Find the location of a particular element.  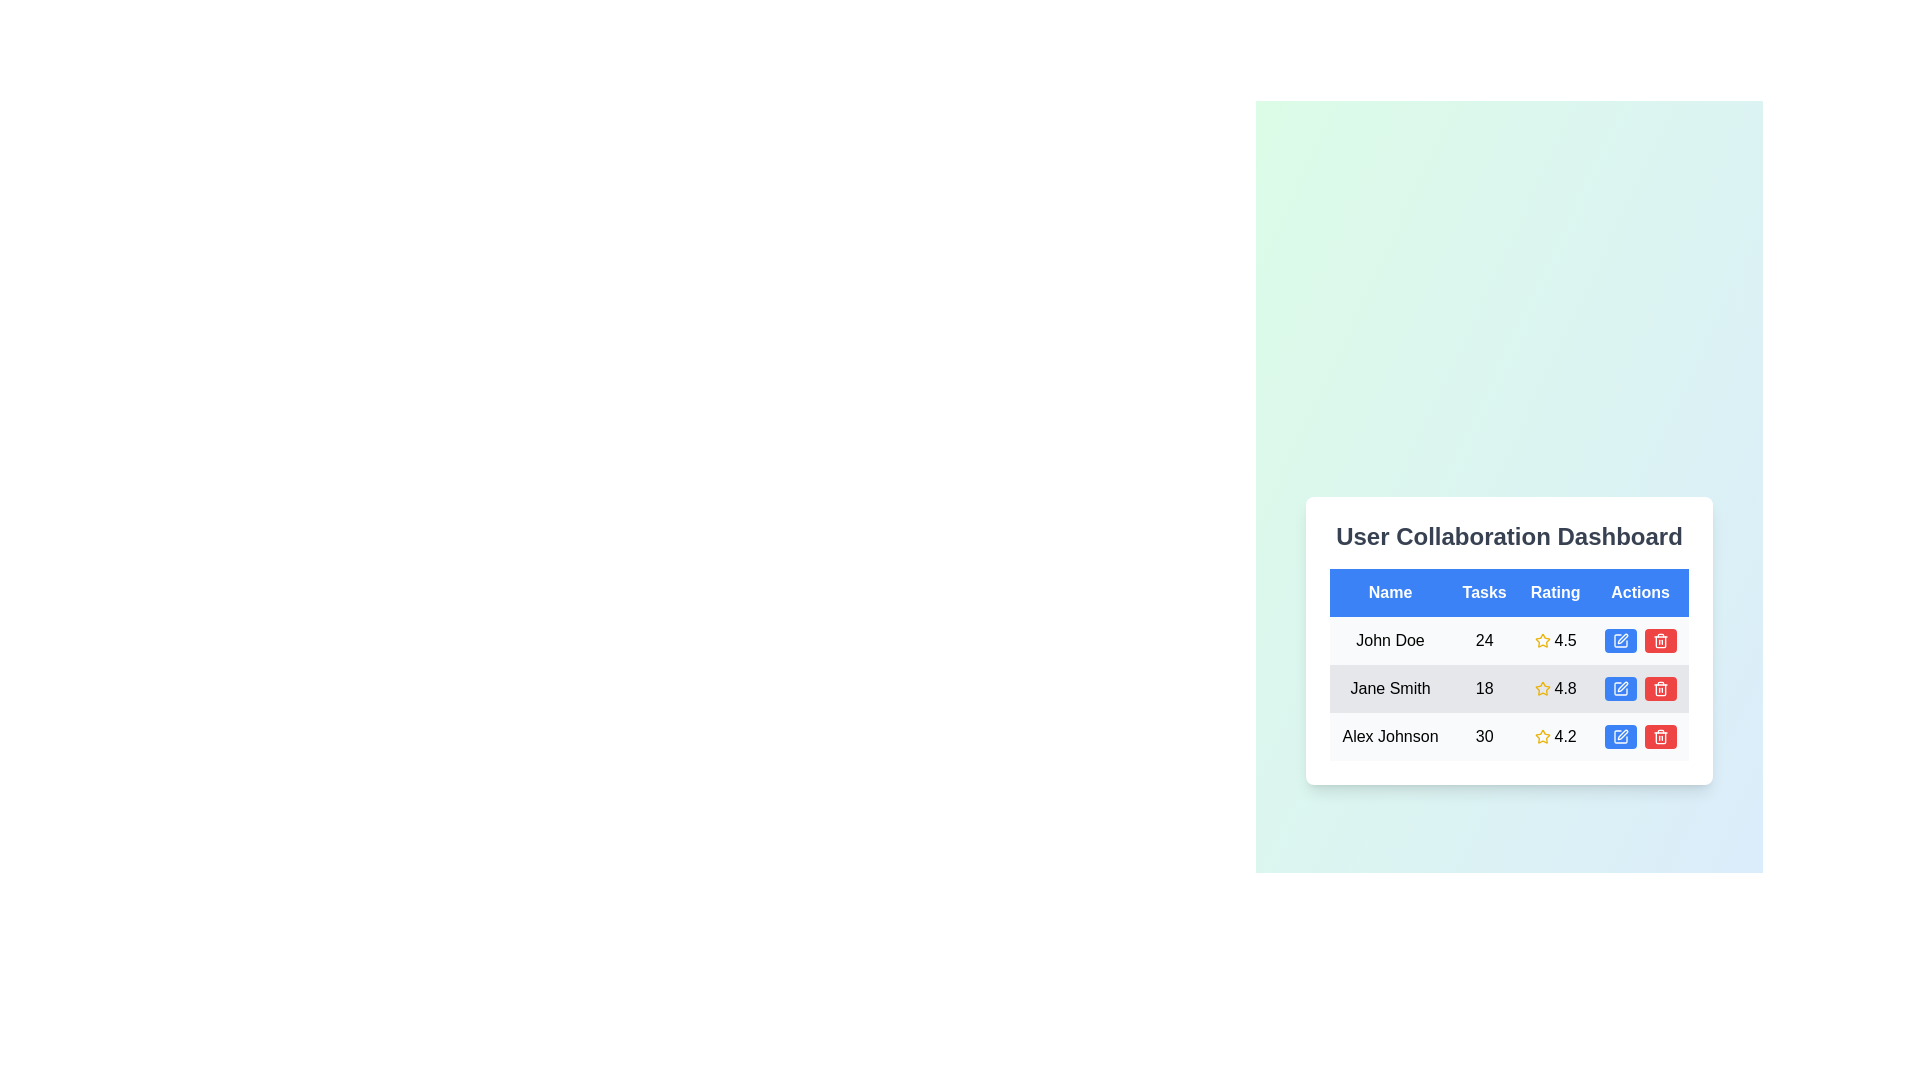

the small blue button with a white pen icon located in the 'Actions' column of the last row in the 'User Collaboration Dashboard' table is located at coordinates (1620, 736).